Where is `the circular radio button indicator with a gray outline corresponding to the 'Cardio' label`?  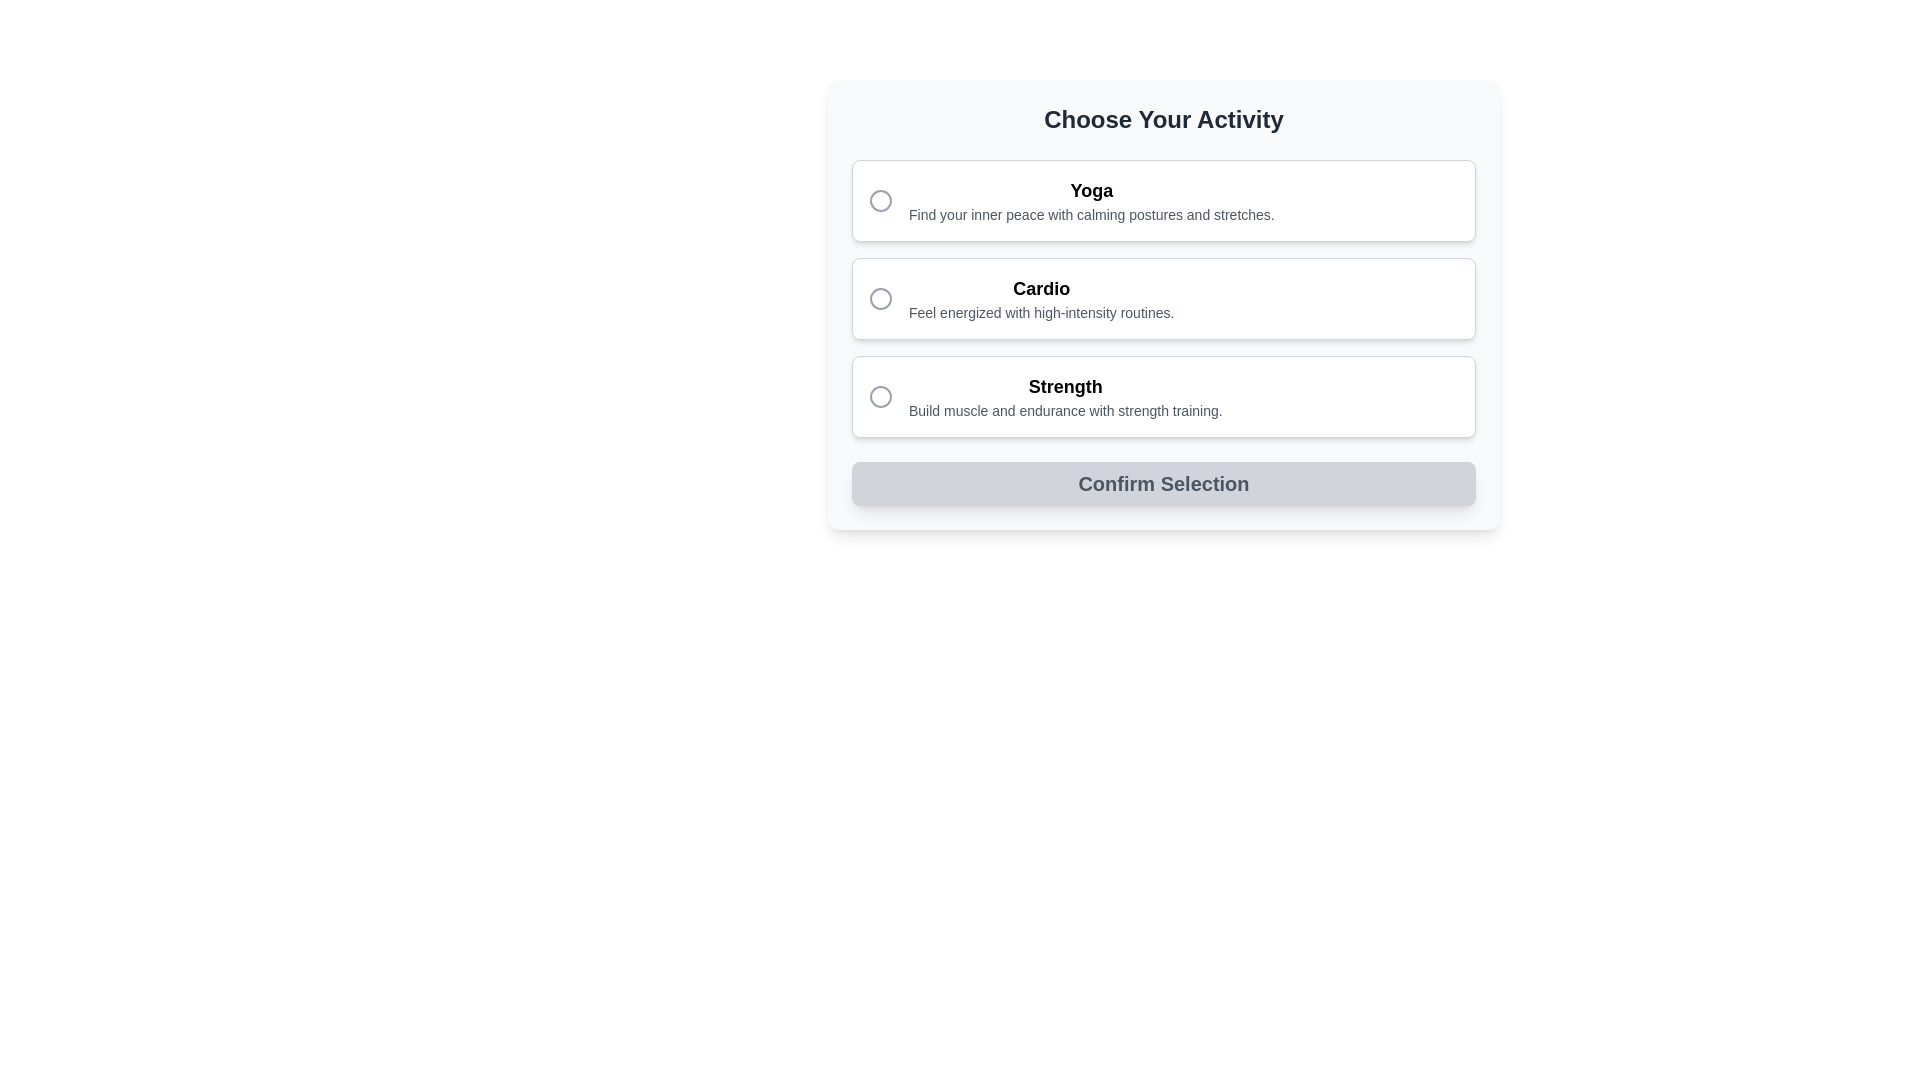
the circular radio button indicator with a gray outline corresponding to the 'Cardio' label is located at coordinates (880, 299).